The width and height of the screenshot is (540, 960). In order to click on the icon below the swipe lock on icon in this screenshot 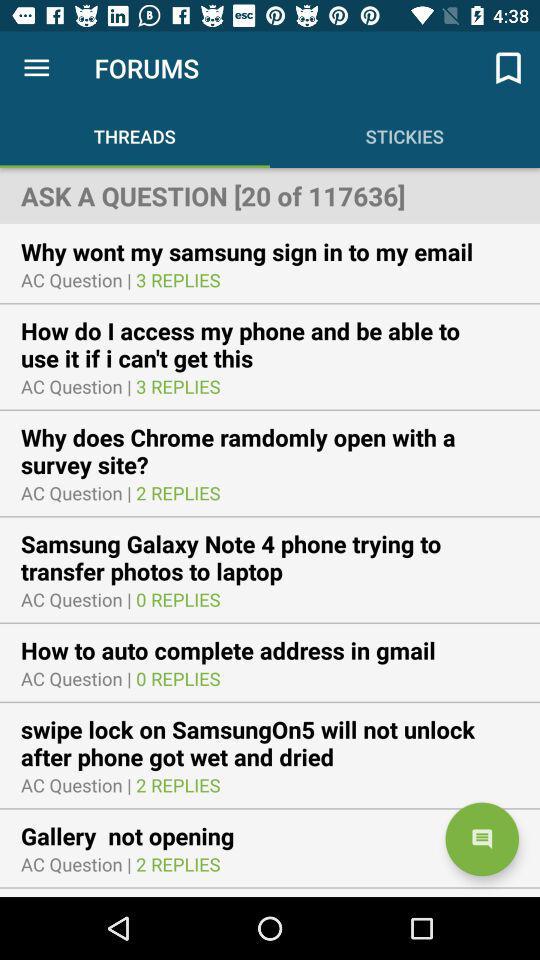, I will do `click(481, 839)`.